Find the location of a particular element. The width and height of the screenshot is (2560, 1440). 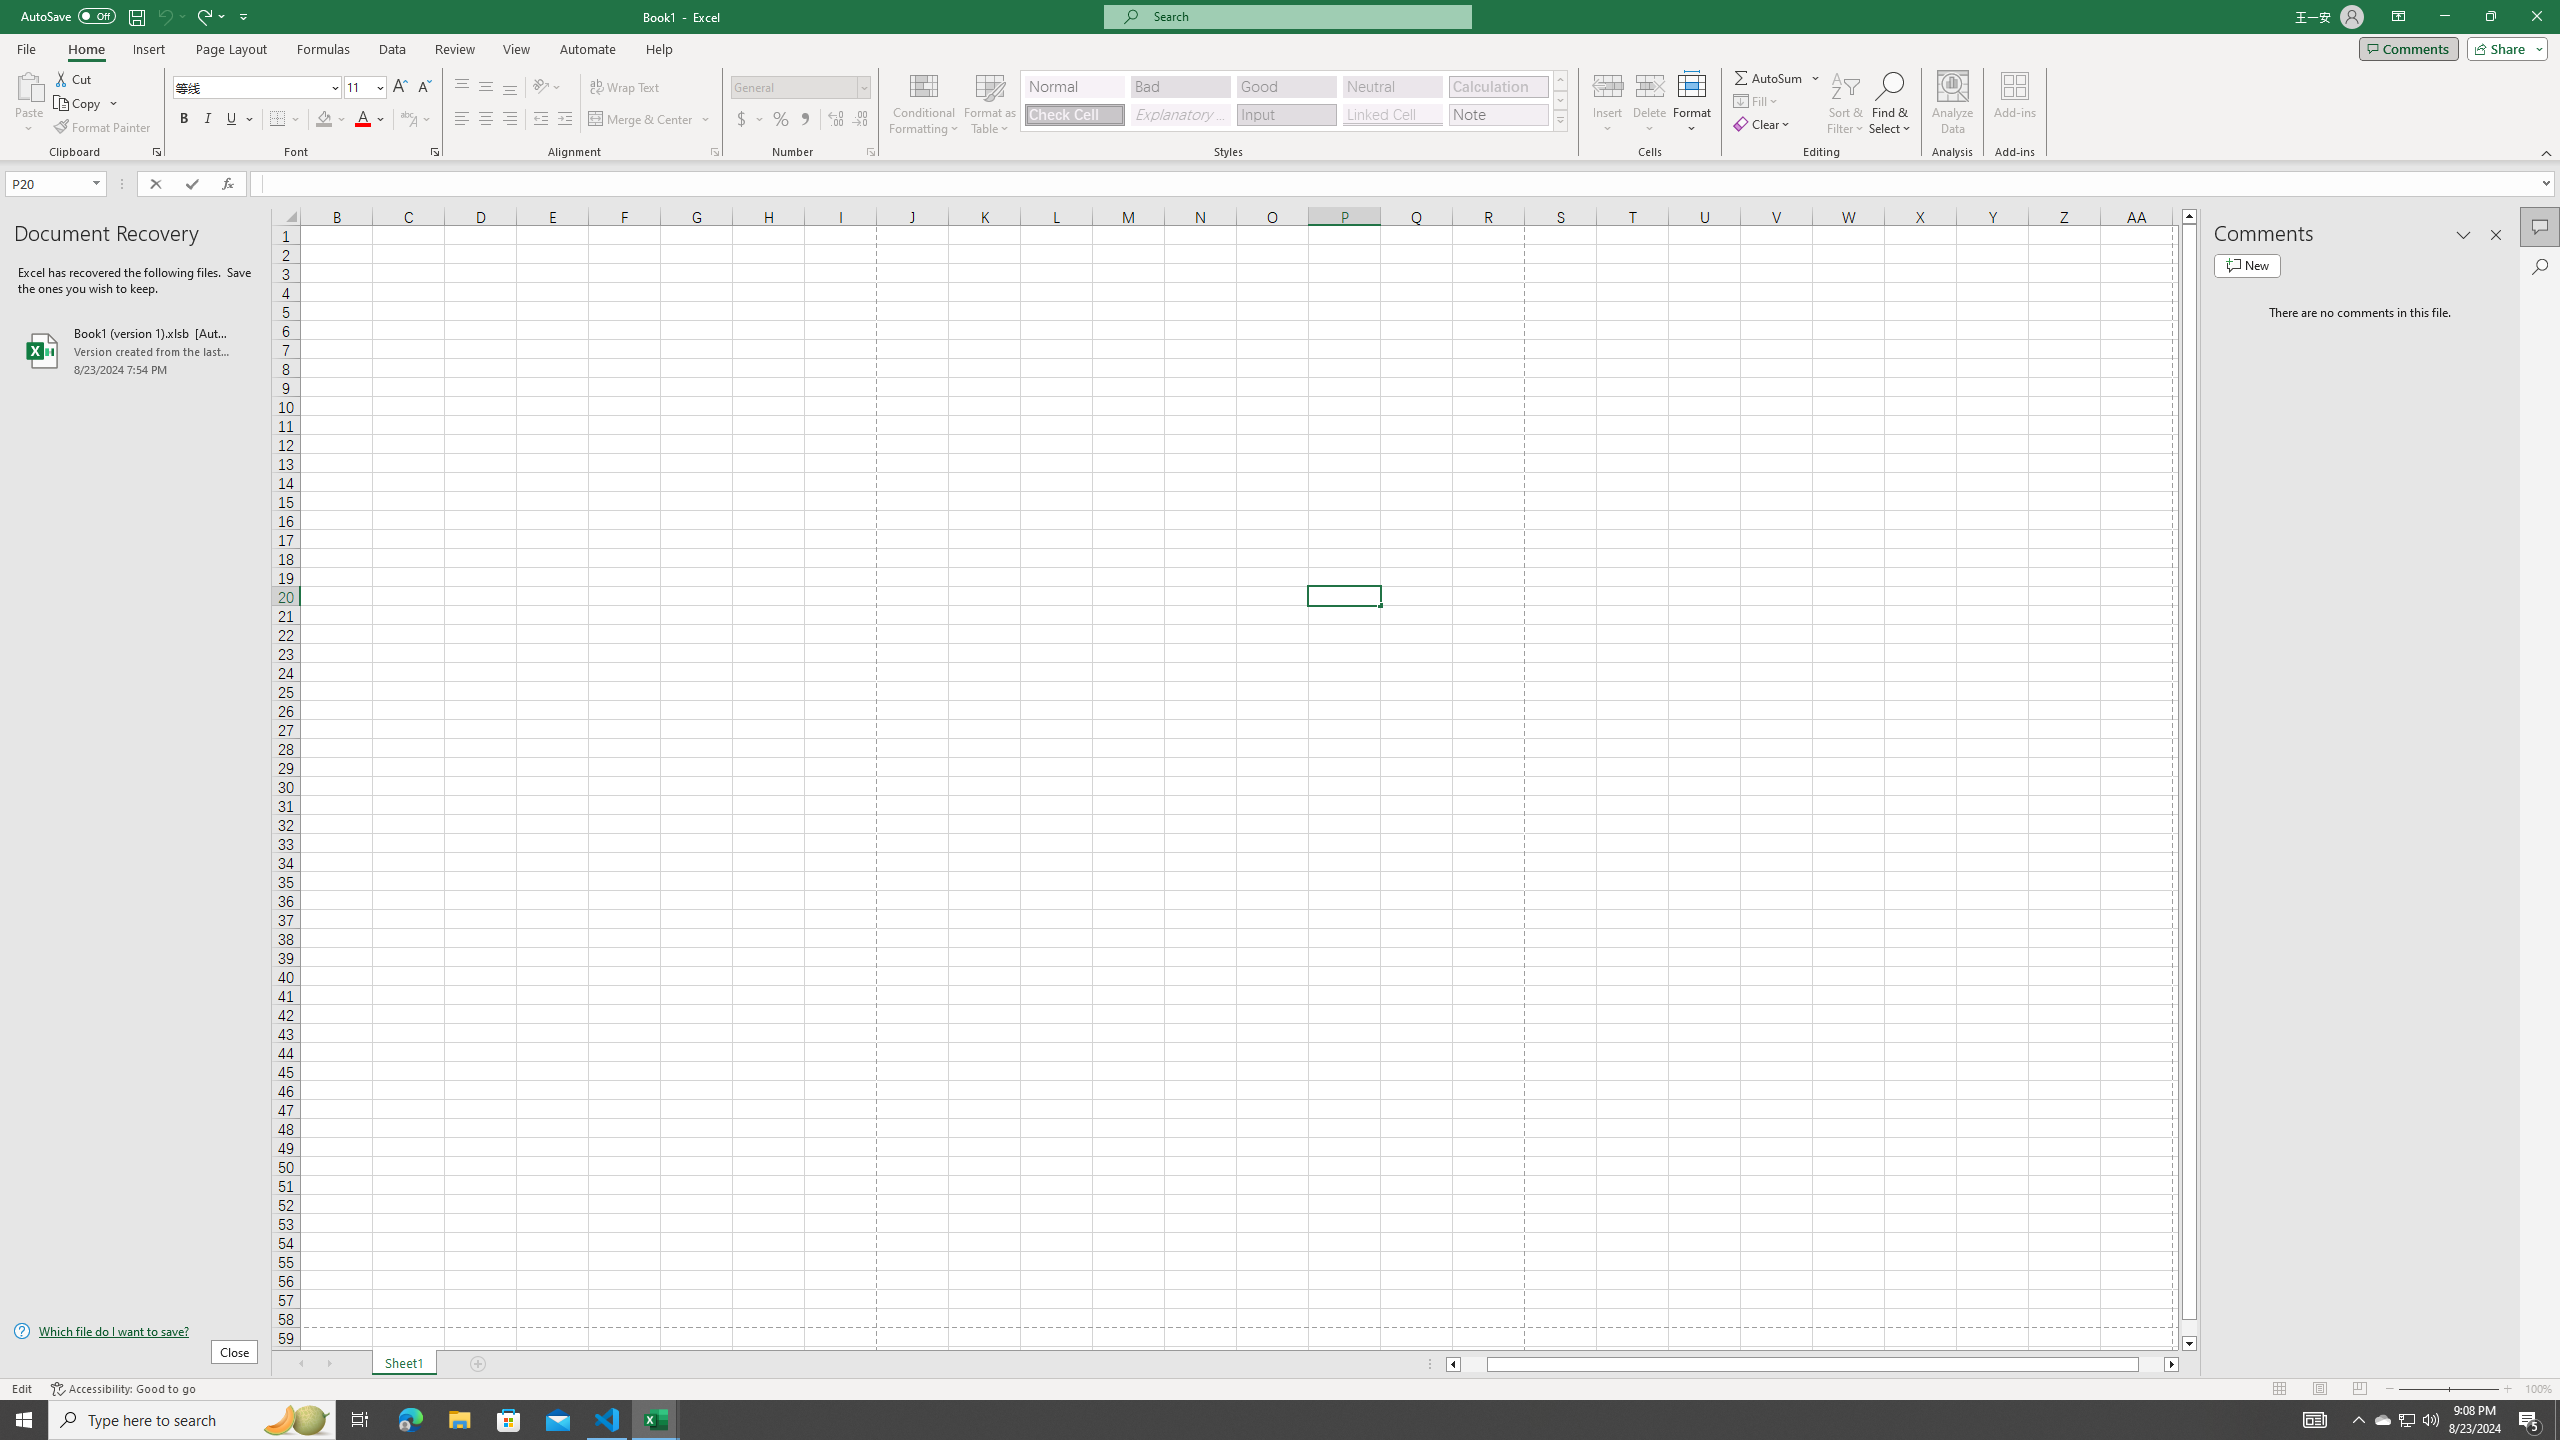

'Copy' is located at coordinates (78, 103).